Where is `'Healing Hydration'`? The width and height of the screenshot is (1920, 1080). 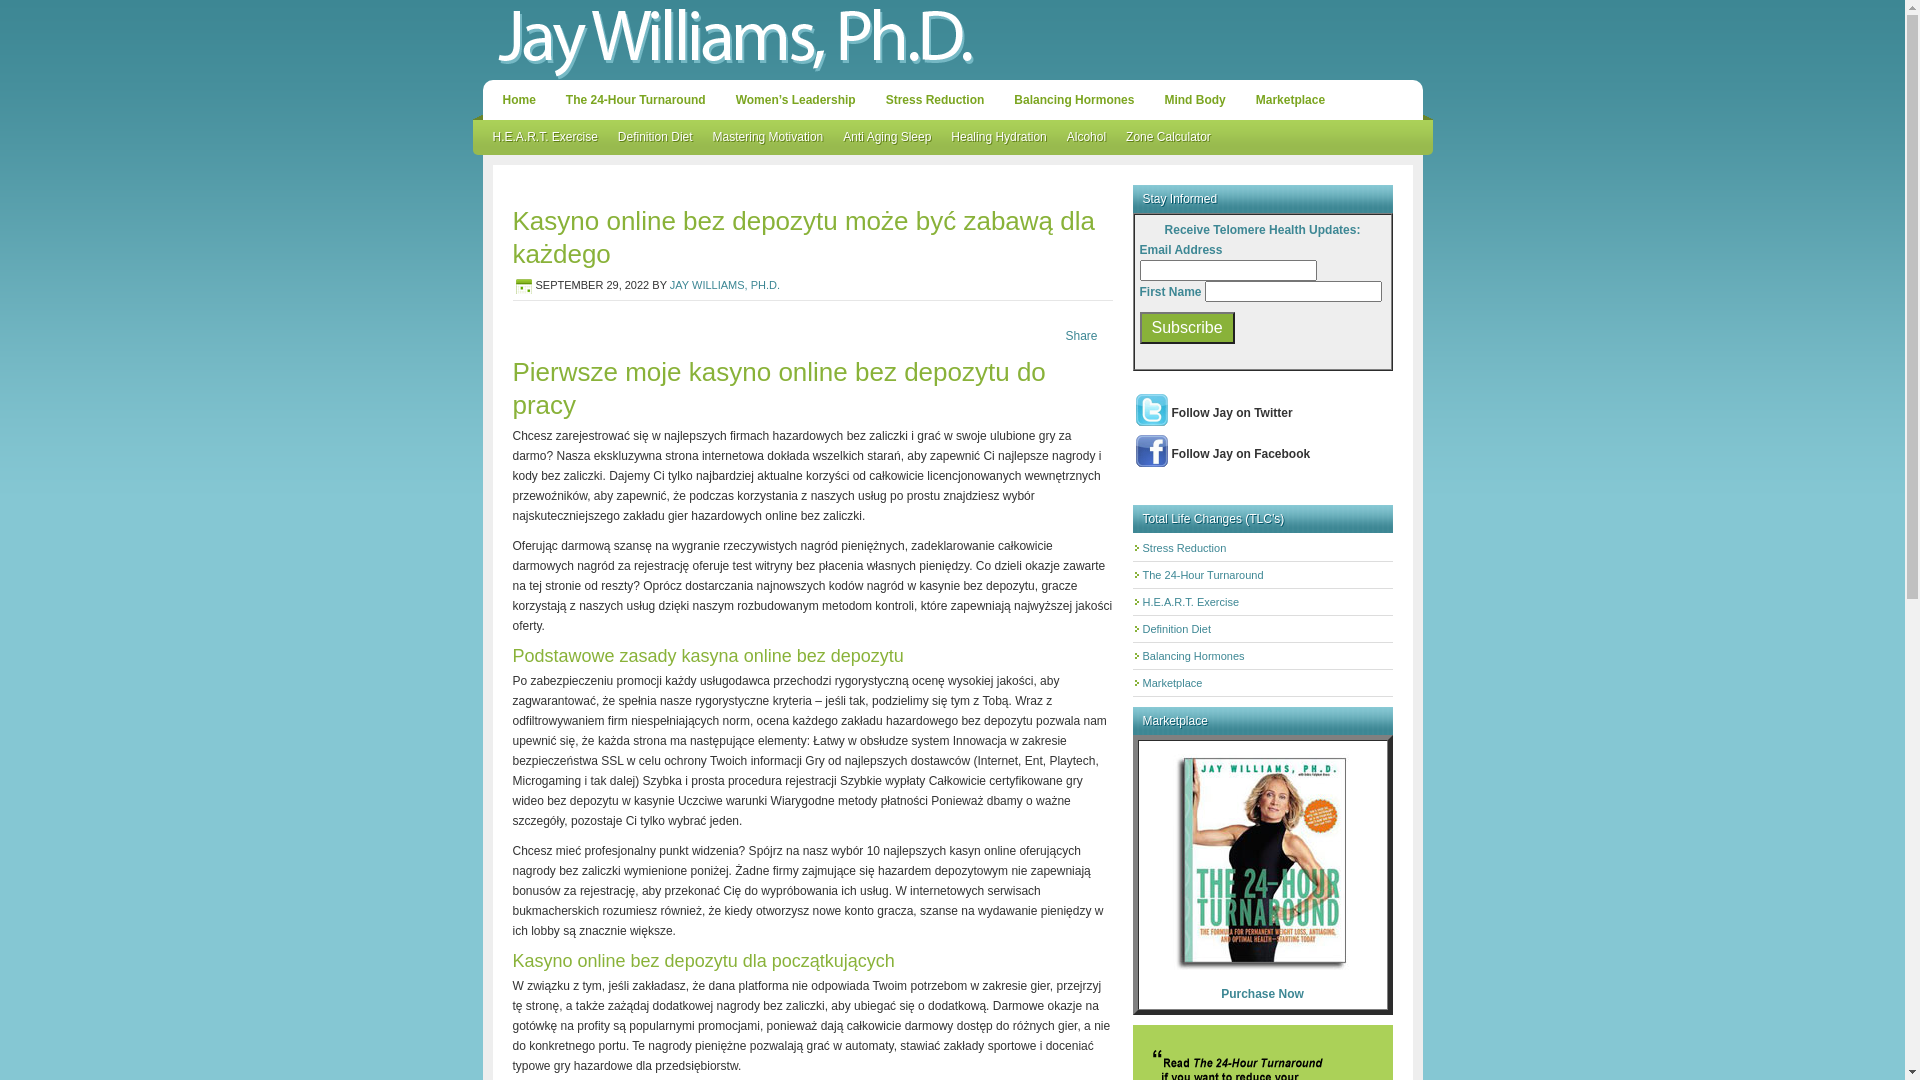 'Healing Hydration' is located at coordinates (998, 136).